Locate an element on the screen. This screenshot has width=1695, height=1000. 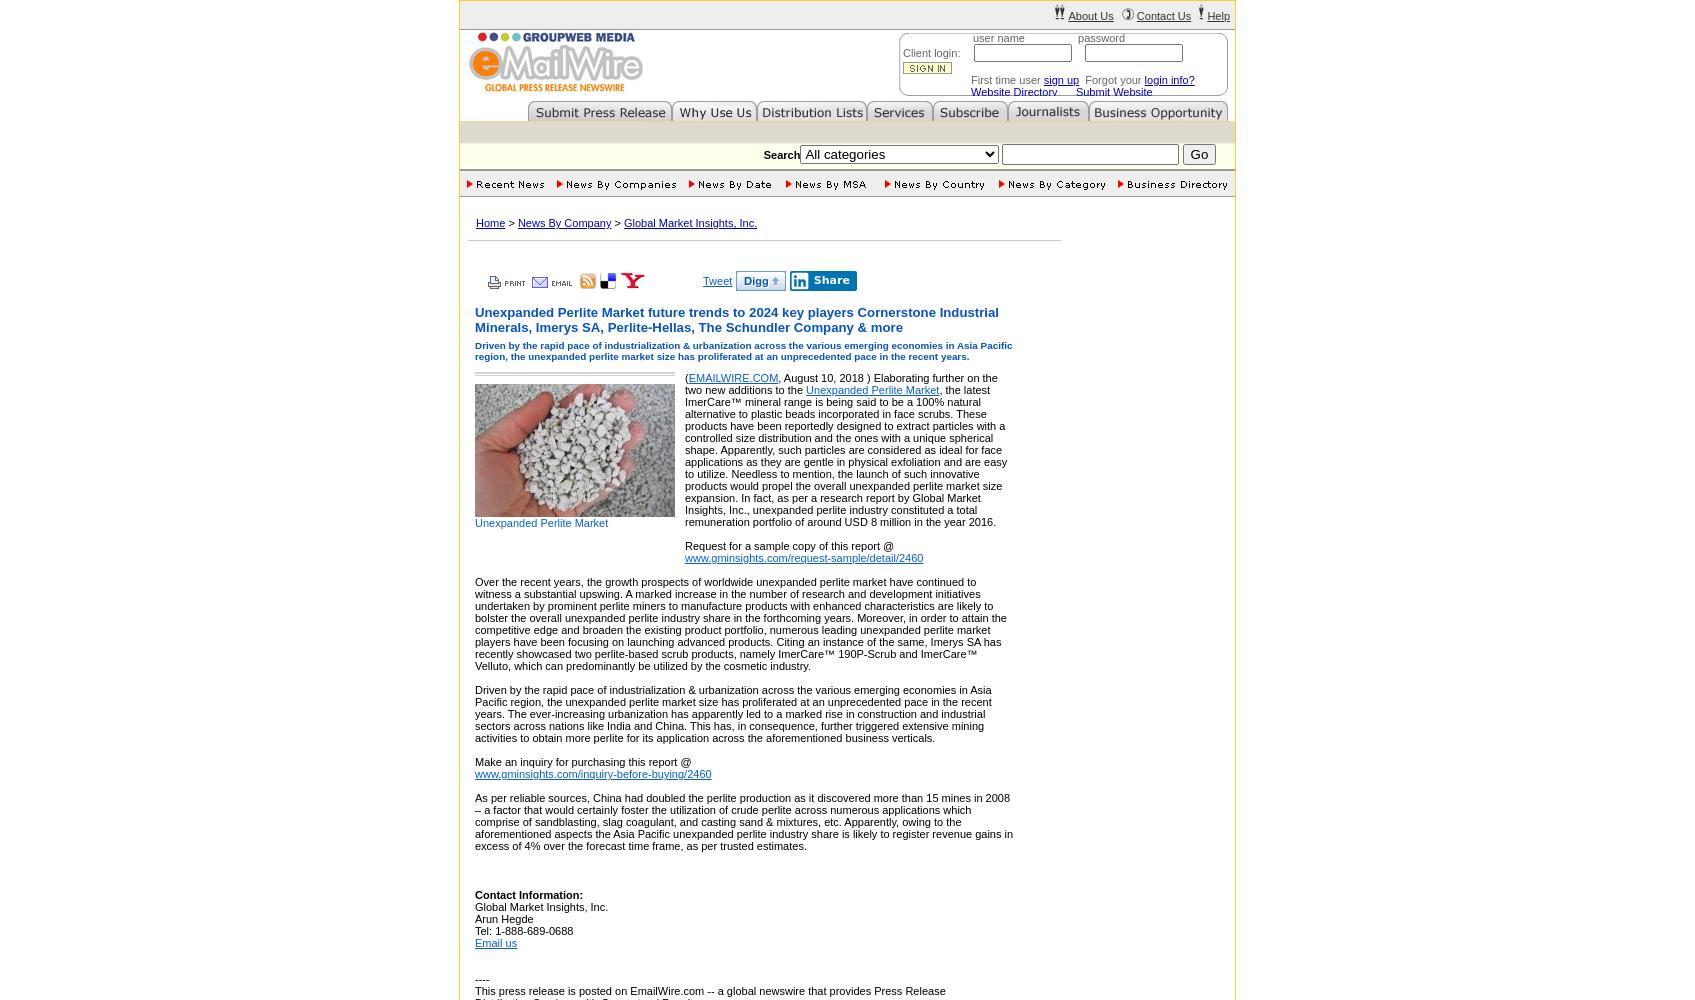
'Request for a sample copy of this report @' is located at coordinates (789, 546).